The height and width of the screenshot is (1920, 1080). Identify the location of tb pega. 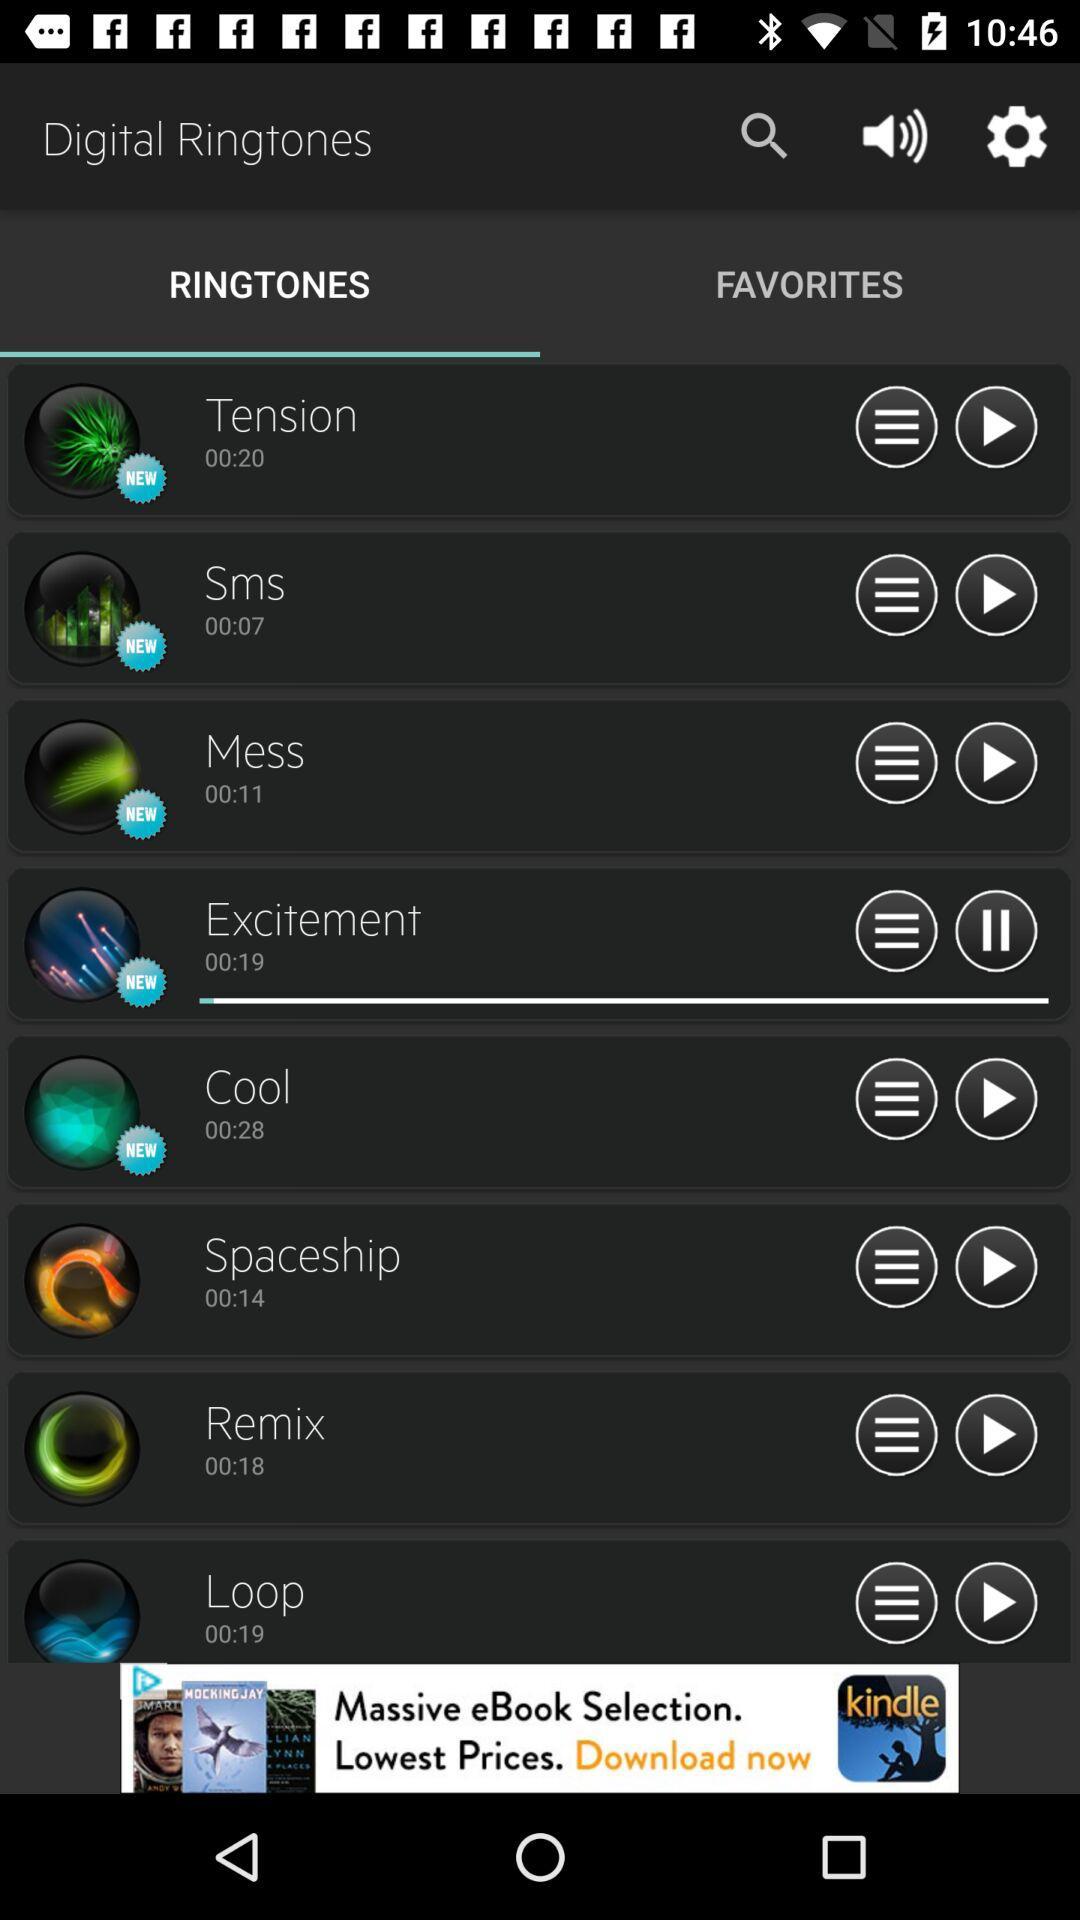
(80, 1608).